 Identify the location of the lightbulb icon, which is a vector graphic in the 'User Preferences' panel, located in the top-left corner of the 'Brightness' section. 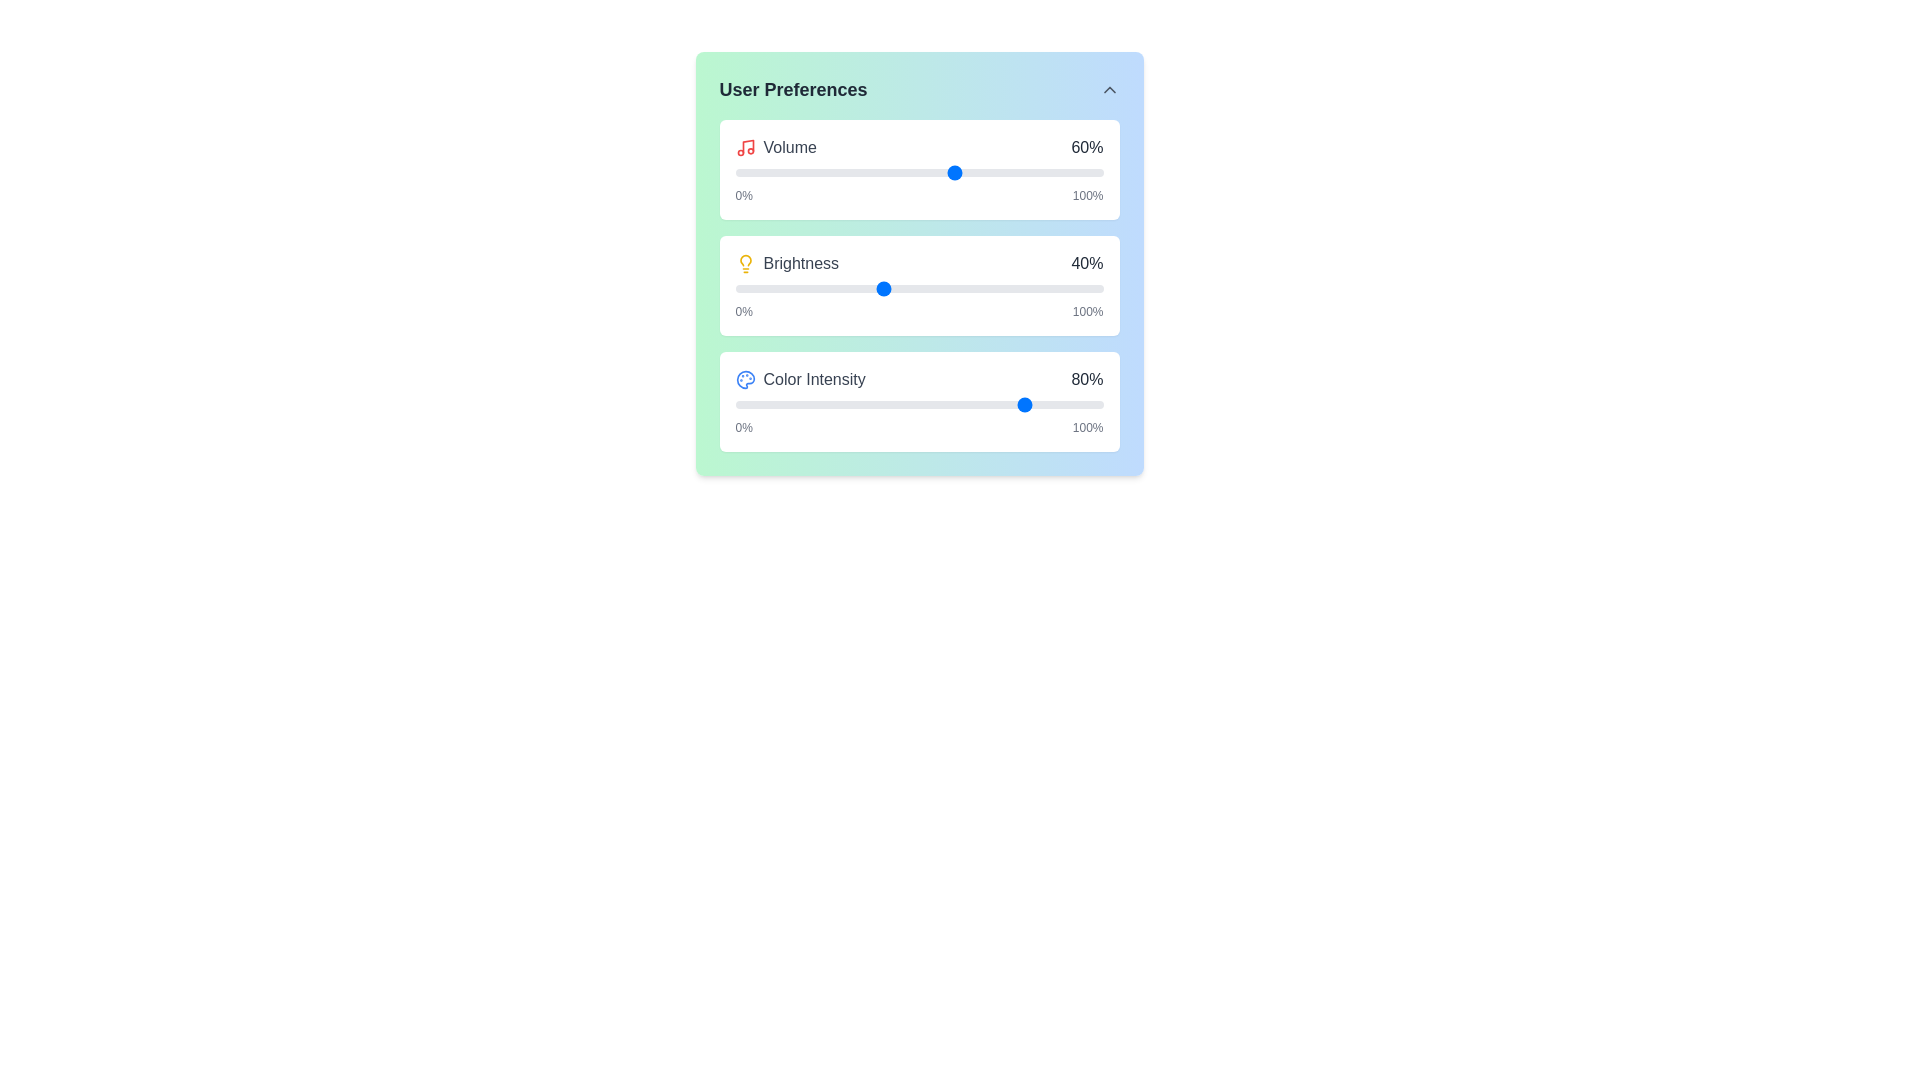
(744, 259).